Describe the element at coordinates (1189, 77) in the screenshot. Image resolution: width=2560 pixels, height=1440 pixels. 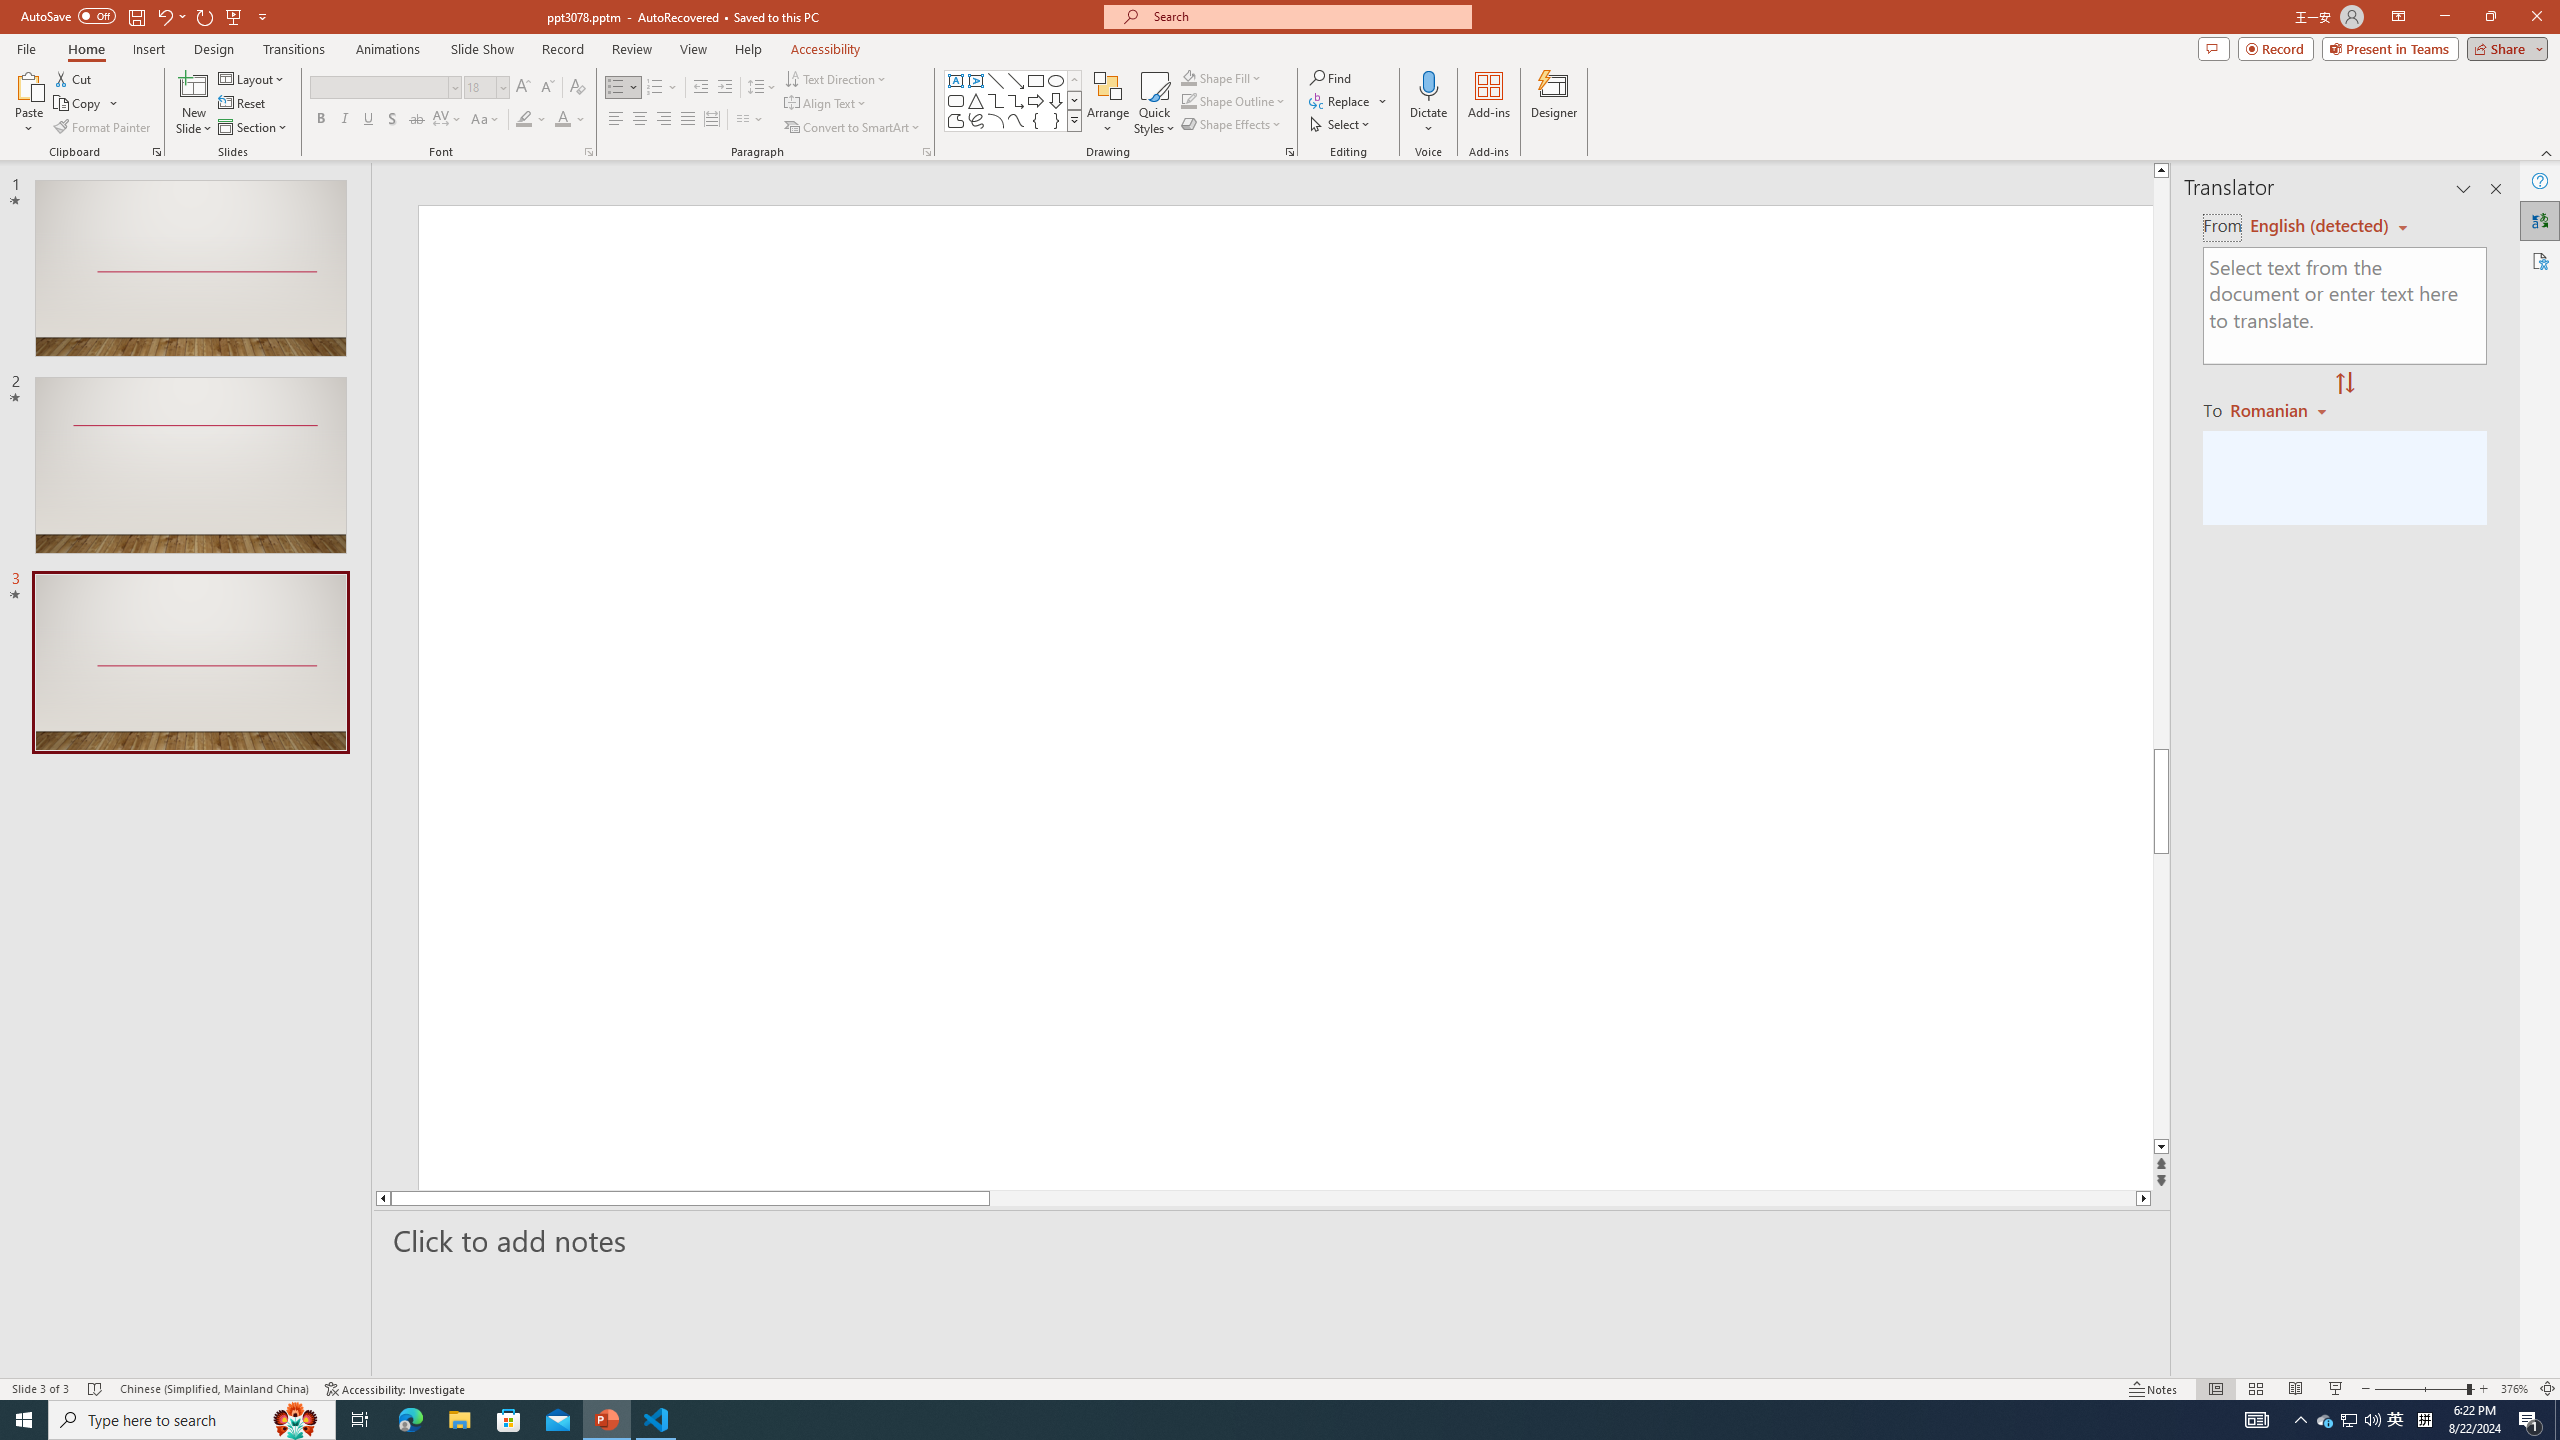
I see `'Shape Fill Dark Green, Accent 2'` at that location.